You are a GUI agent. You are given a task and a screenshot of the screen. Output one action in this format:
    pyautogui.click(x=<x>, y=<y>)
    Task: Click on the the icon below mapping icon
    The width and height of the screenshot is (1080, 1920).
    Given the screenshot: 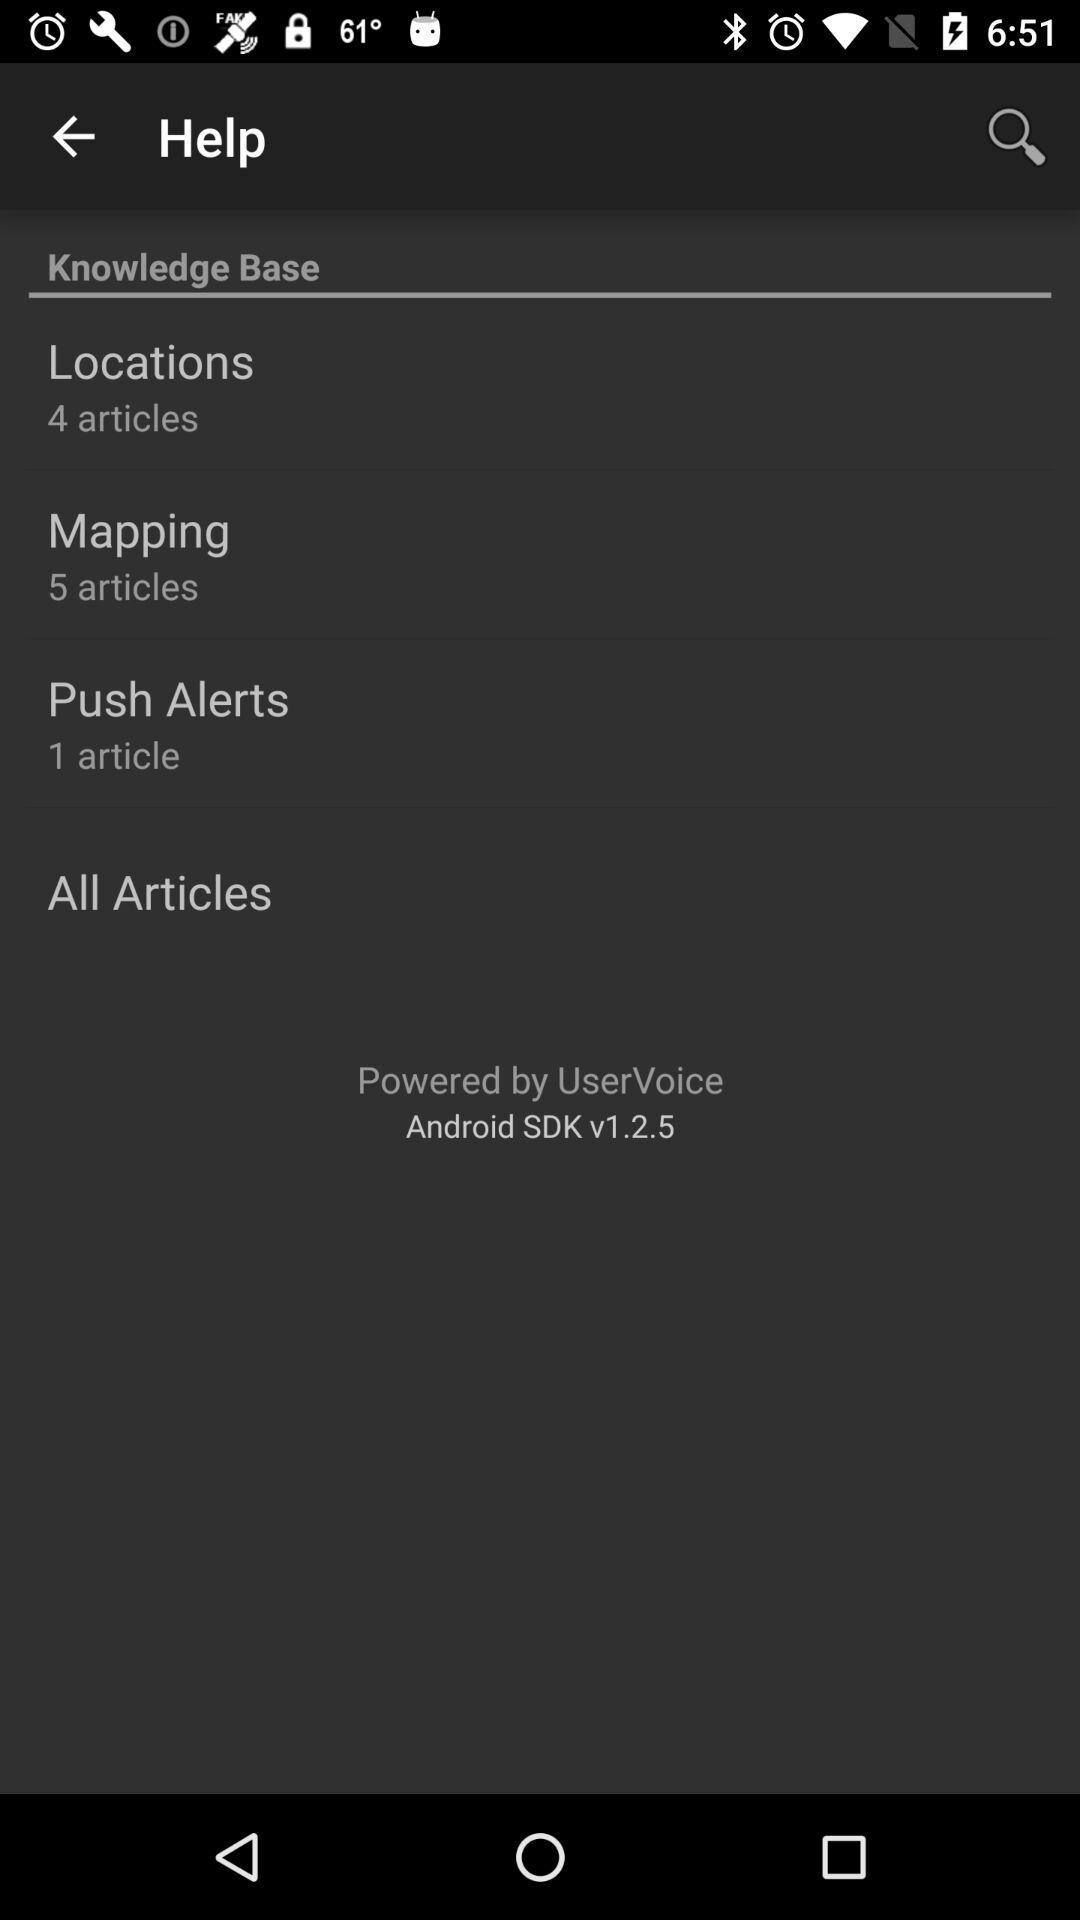 What is the action you would take?
    pyautogui.click(x=123, y=584)
    